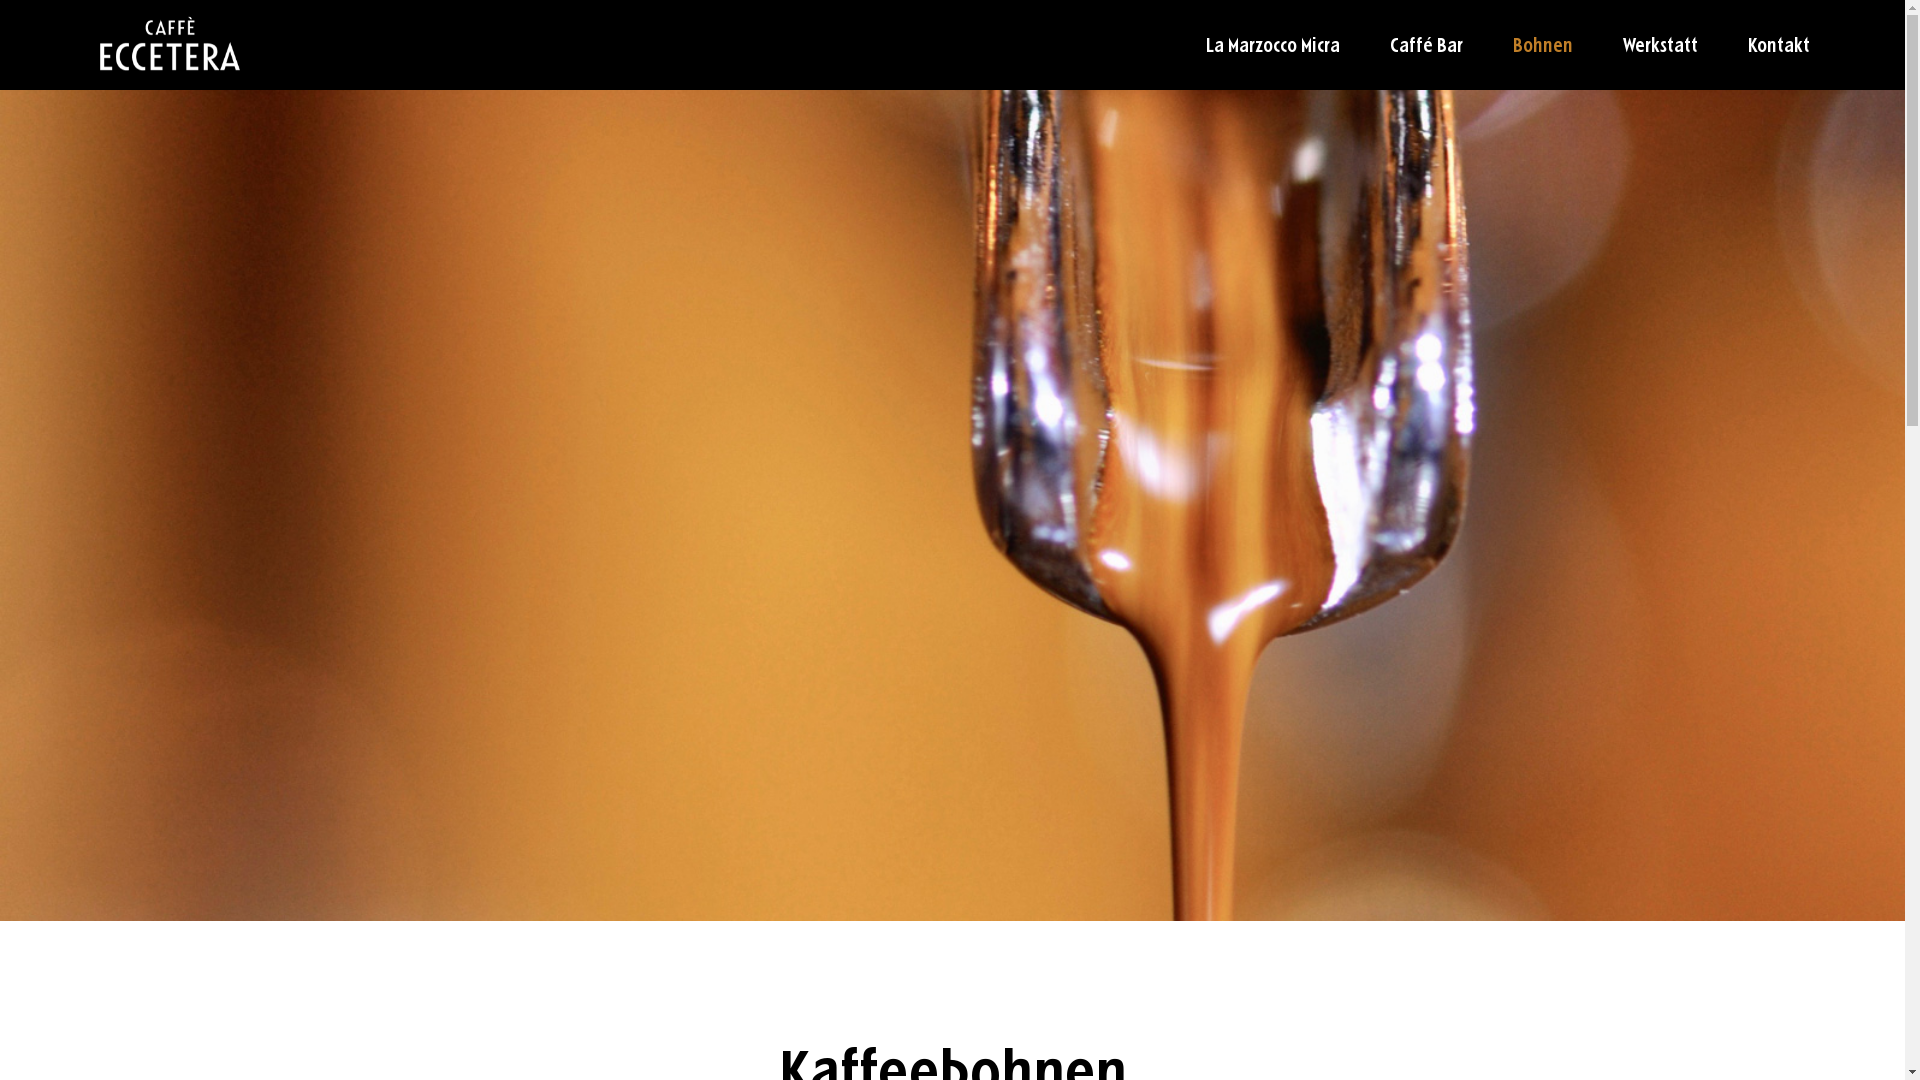  I want to click on 'Bohnen', so click(1541, 45).